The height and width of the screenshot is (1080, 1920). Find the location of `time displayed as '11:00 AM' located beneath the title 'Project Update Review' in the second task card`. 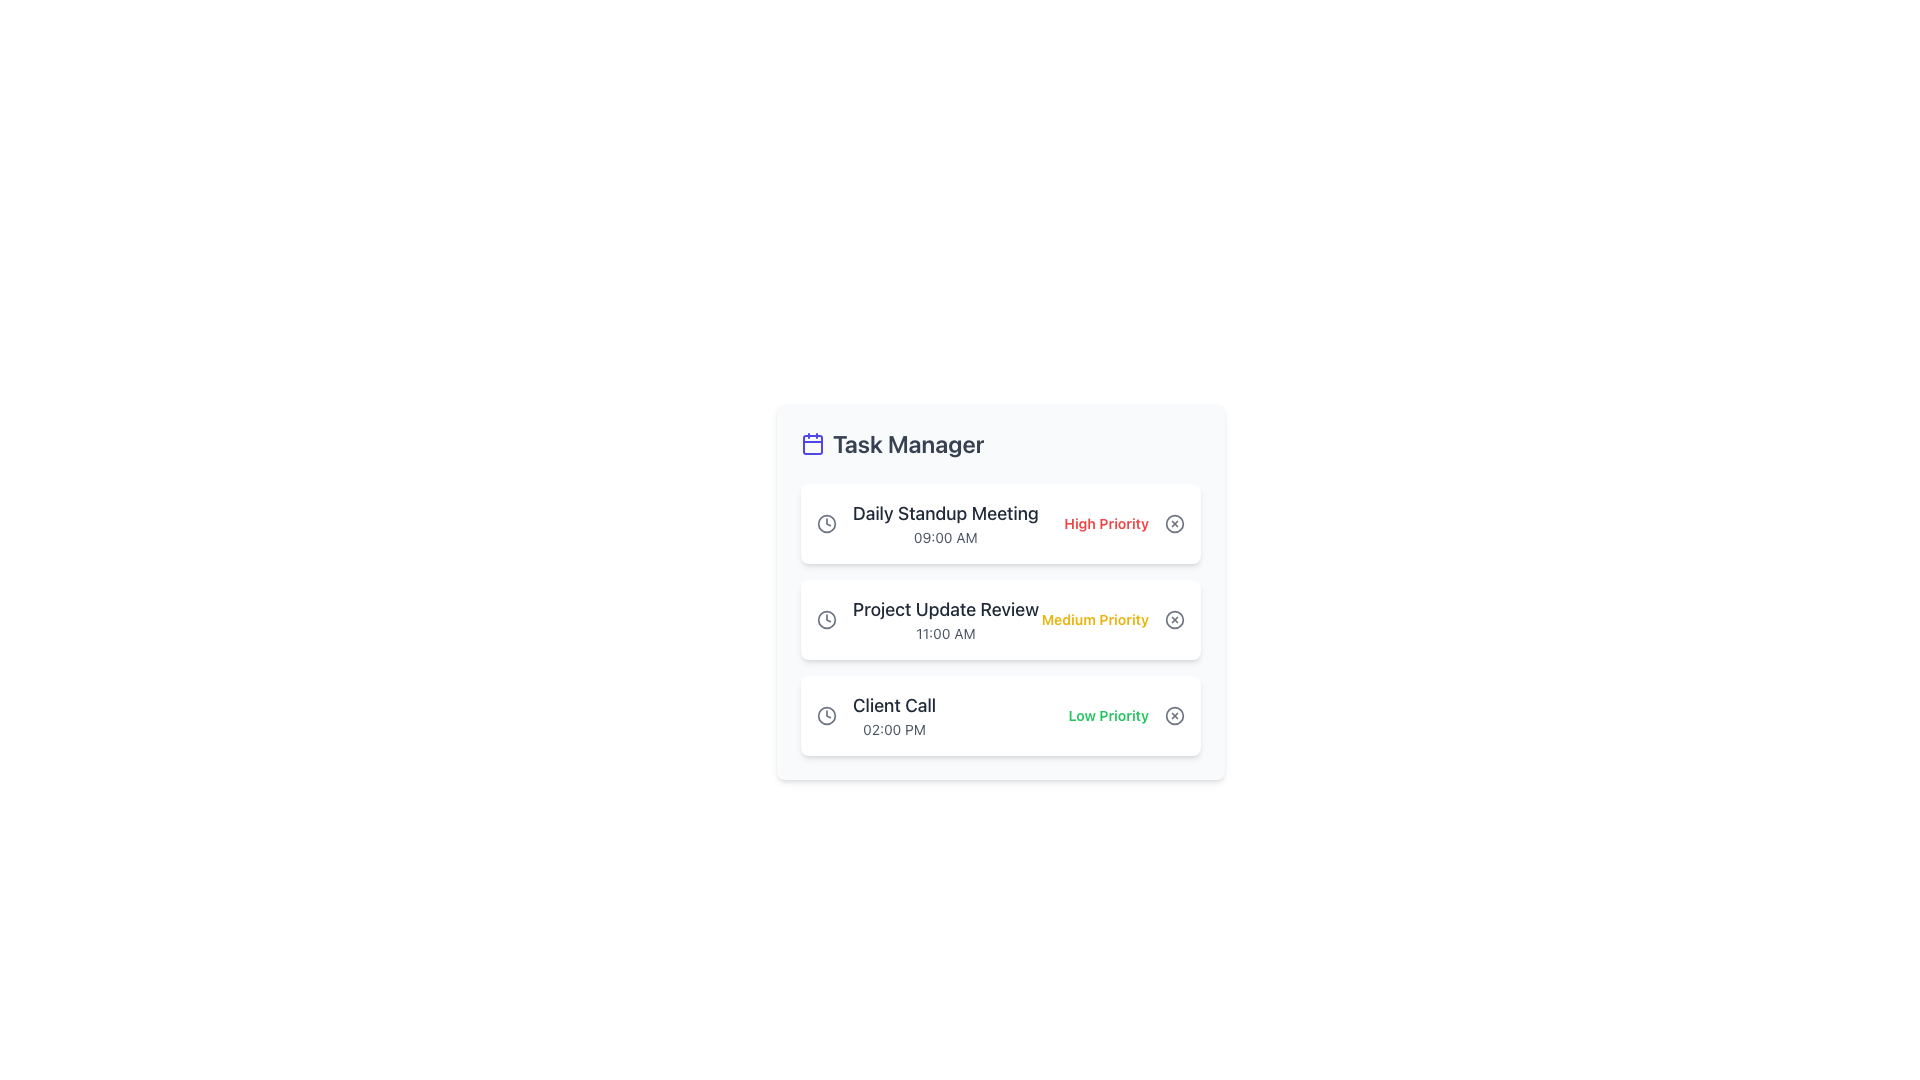

time displayed as '11:00 AM' located beneath the title 'Project Update Review' in the second task card is located at coordinates (944, 633).